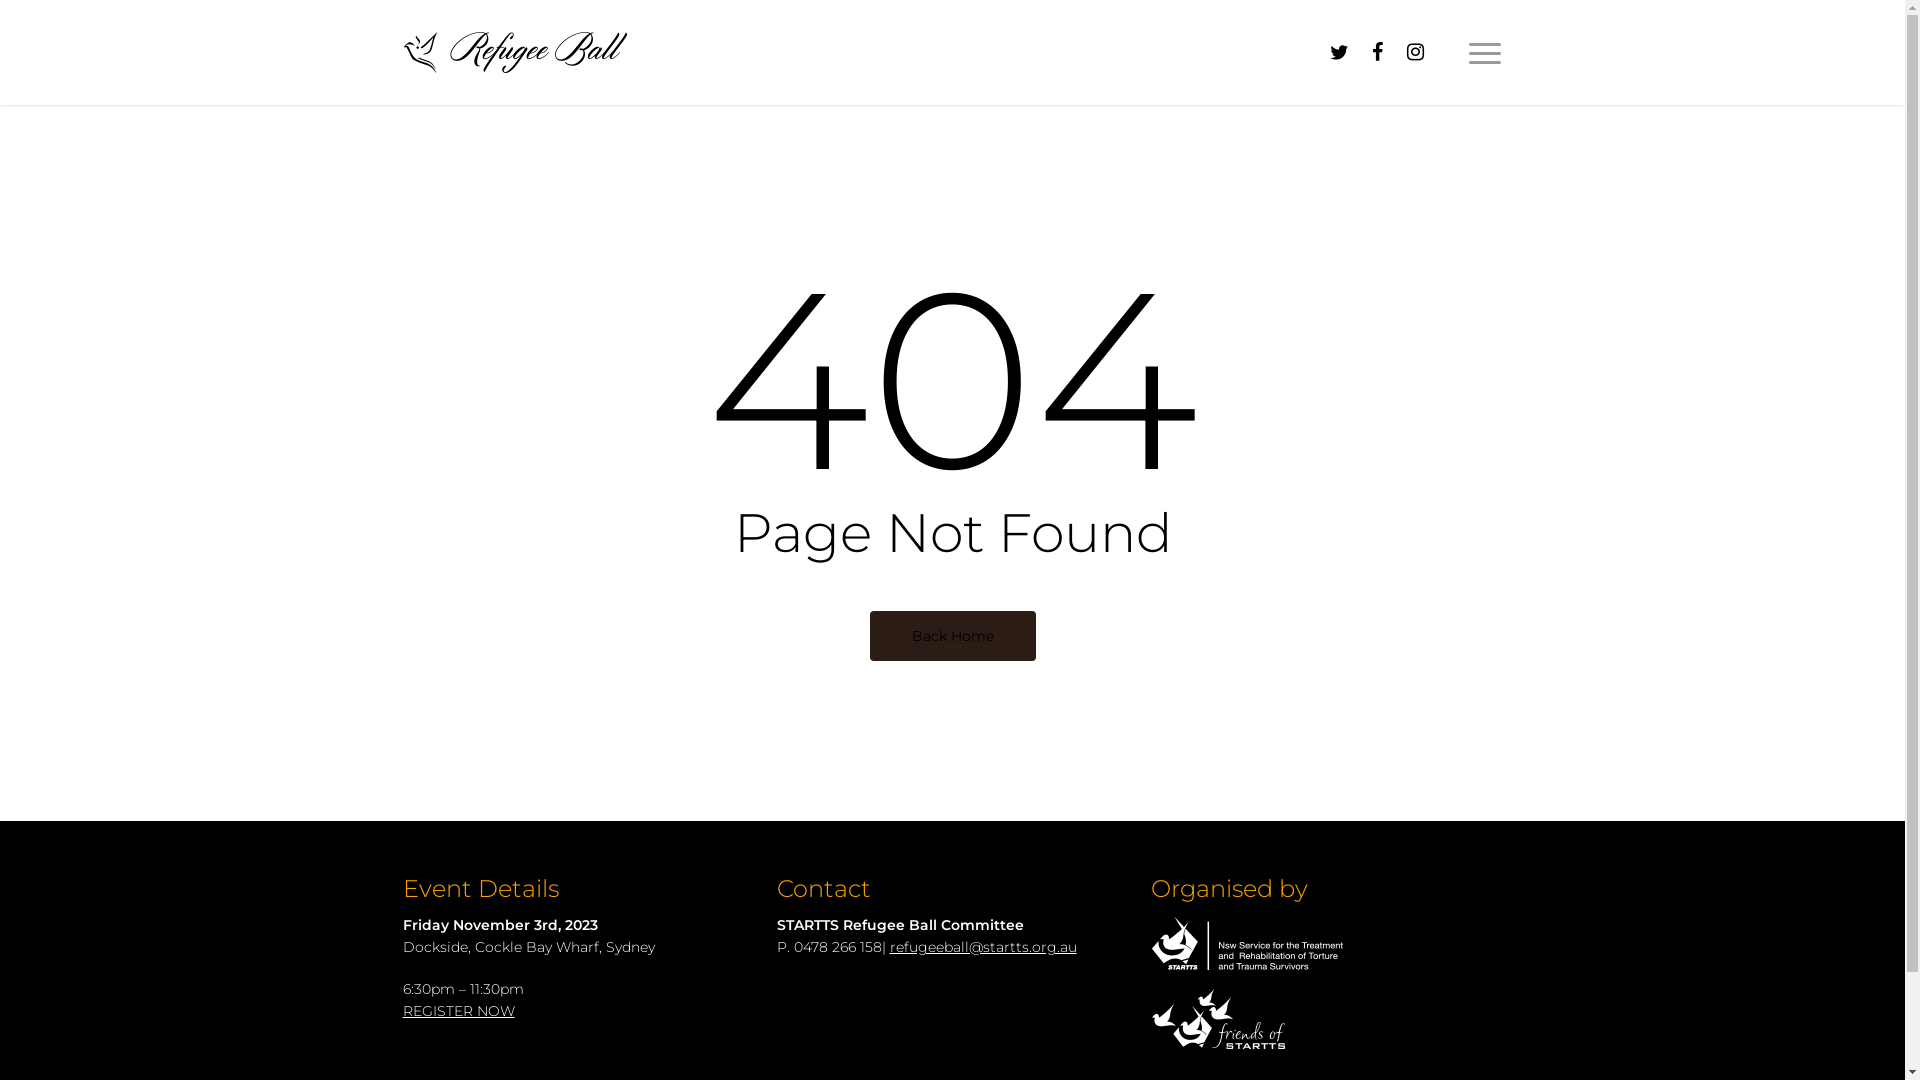 This screenshot has width=1920, height=1080. What do you see at coordinates (401, 1010) in the screenshot?
I see `'REGISTER NOW'` at bounding box center [401, 1010].